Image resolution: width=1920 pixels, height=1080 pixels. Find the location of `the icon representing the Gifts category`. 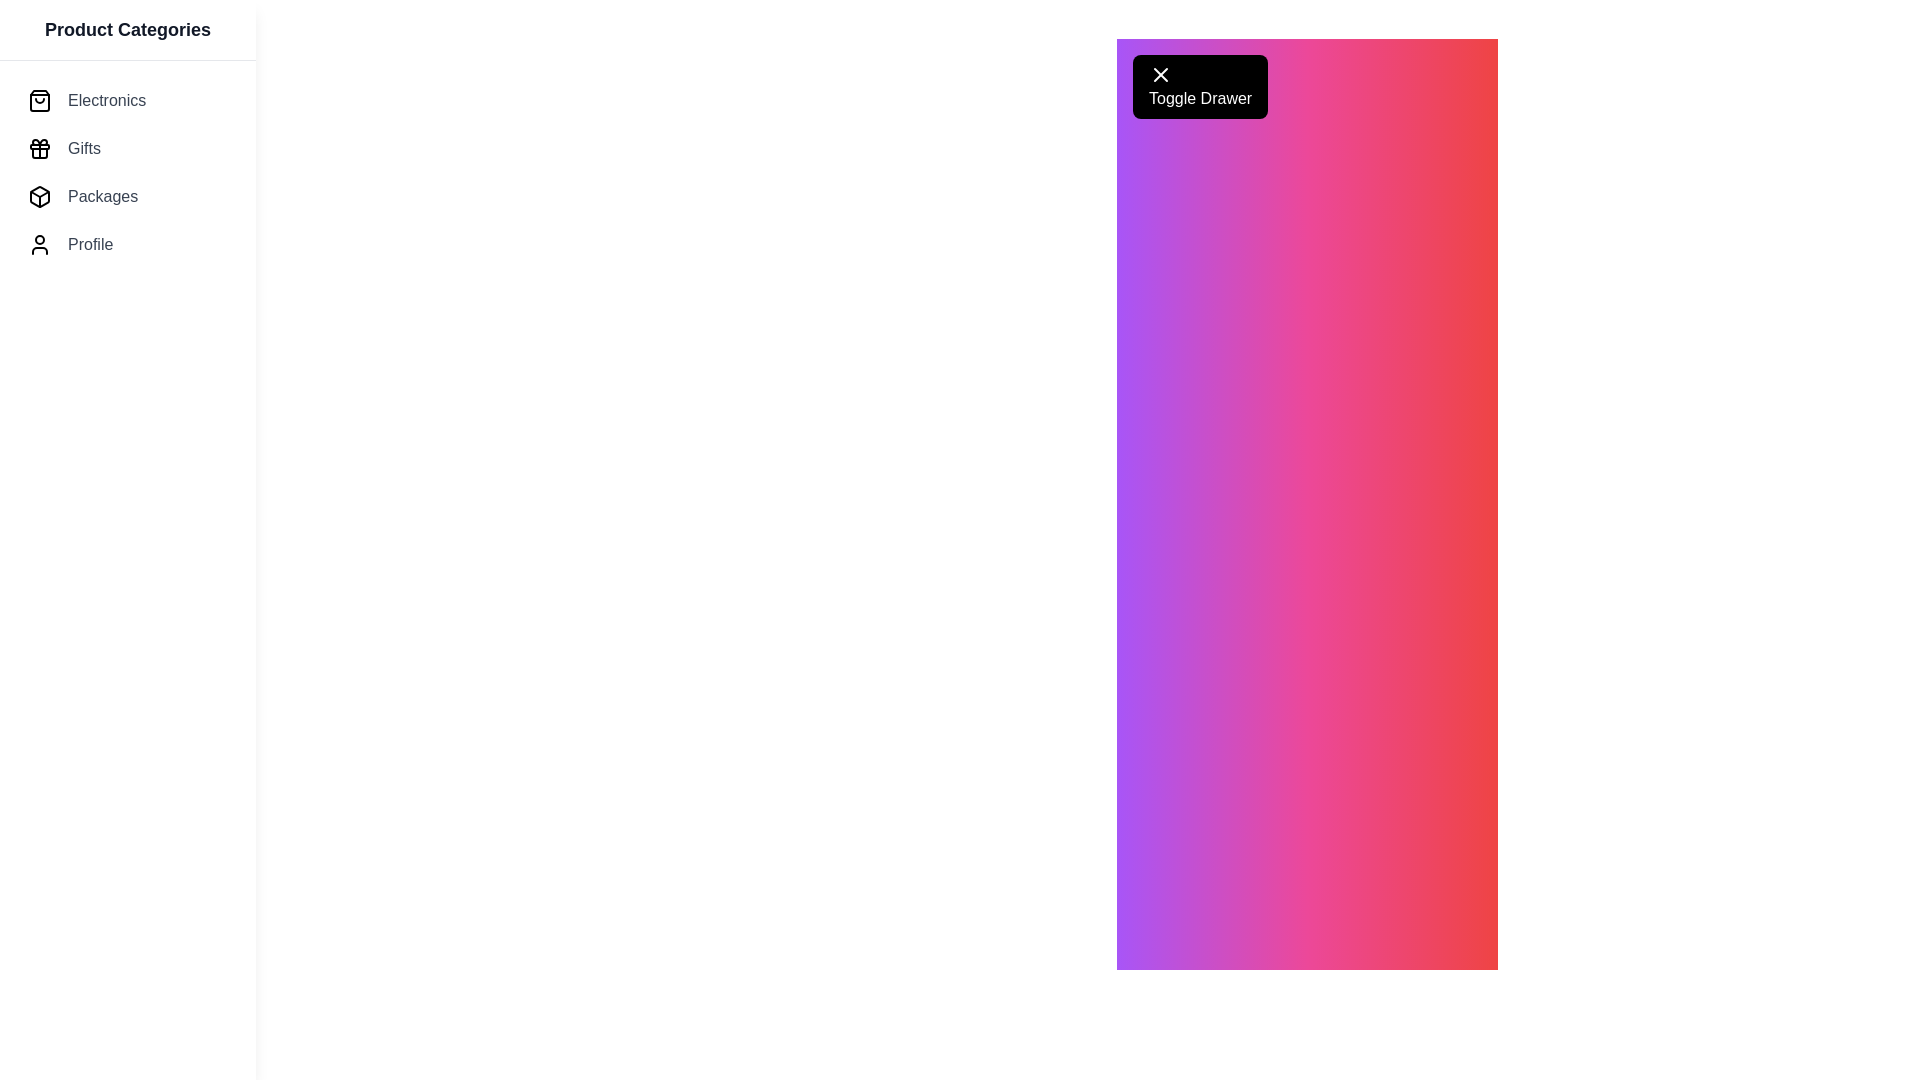

the icon representing the Gifts category is located at coordinates (39, 148).